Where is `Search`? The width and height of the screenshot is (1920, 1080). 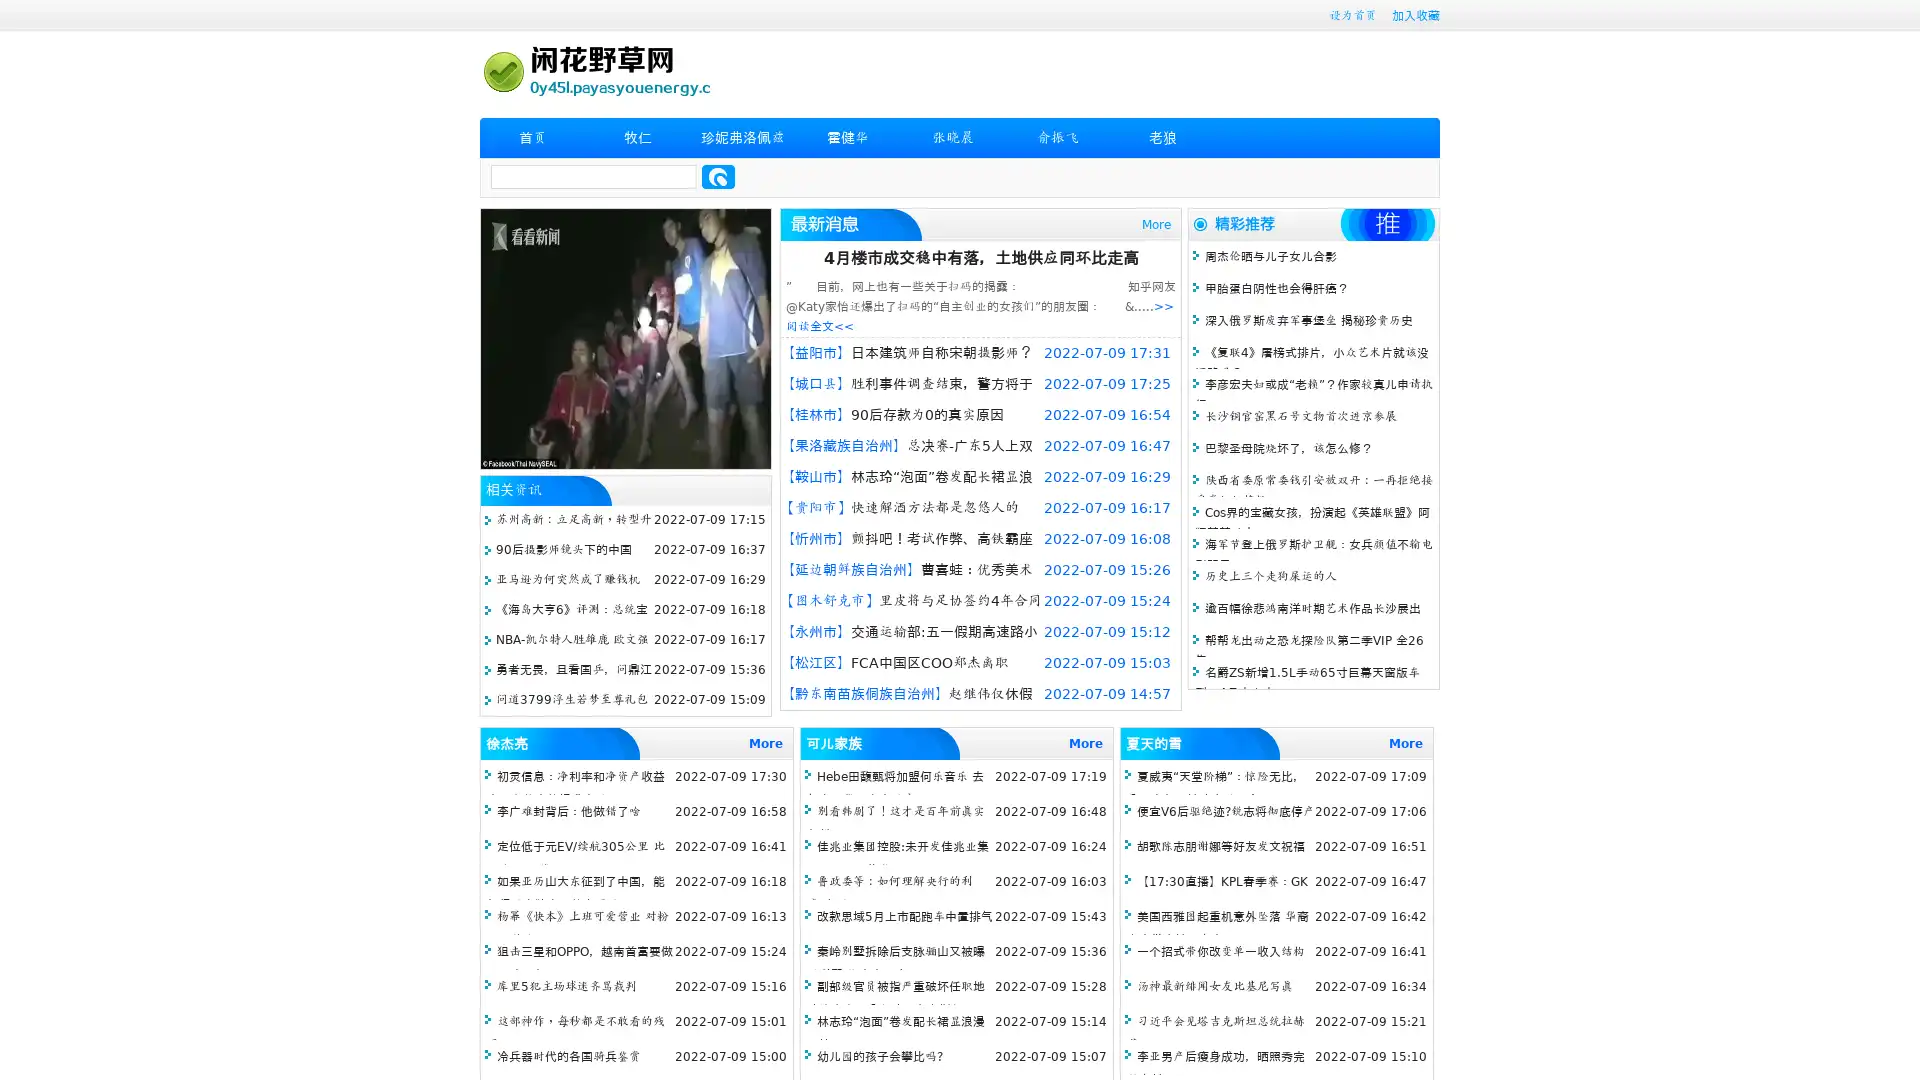 Search is located at coordinates (718, 176).